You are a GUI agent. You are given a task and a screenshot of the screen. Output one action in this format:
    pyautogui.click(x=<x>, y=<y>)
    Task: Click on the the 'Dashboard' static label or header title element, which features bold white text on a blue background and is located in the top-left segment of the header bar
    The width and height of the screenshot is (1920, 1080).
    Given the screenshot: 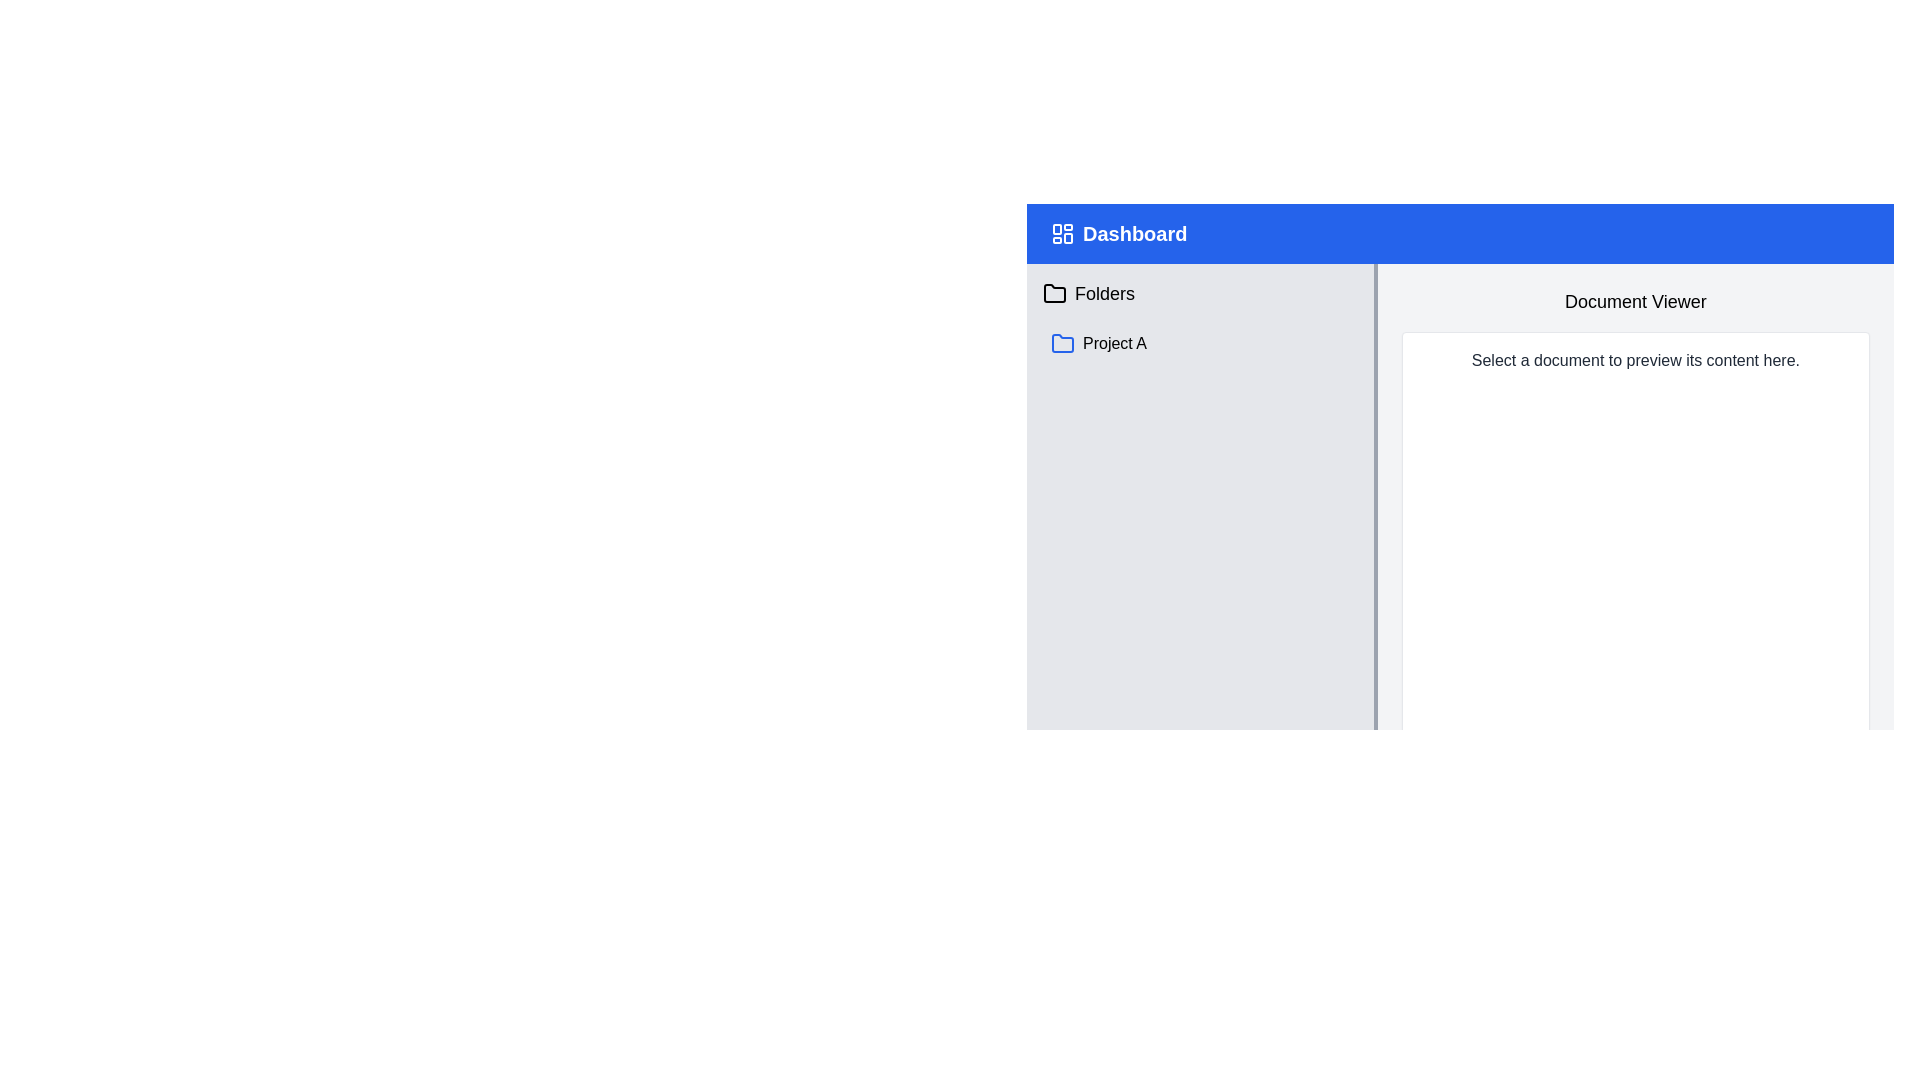 What is the action you would take?
    pyautogui.click(x=1118, y=233)
    